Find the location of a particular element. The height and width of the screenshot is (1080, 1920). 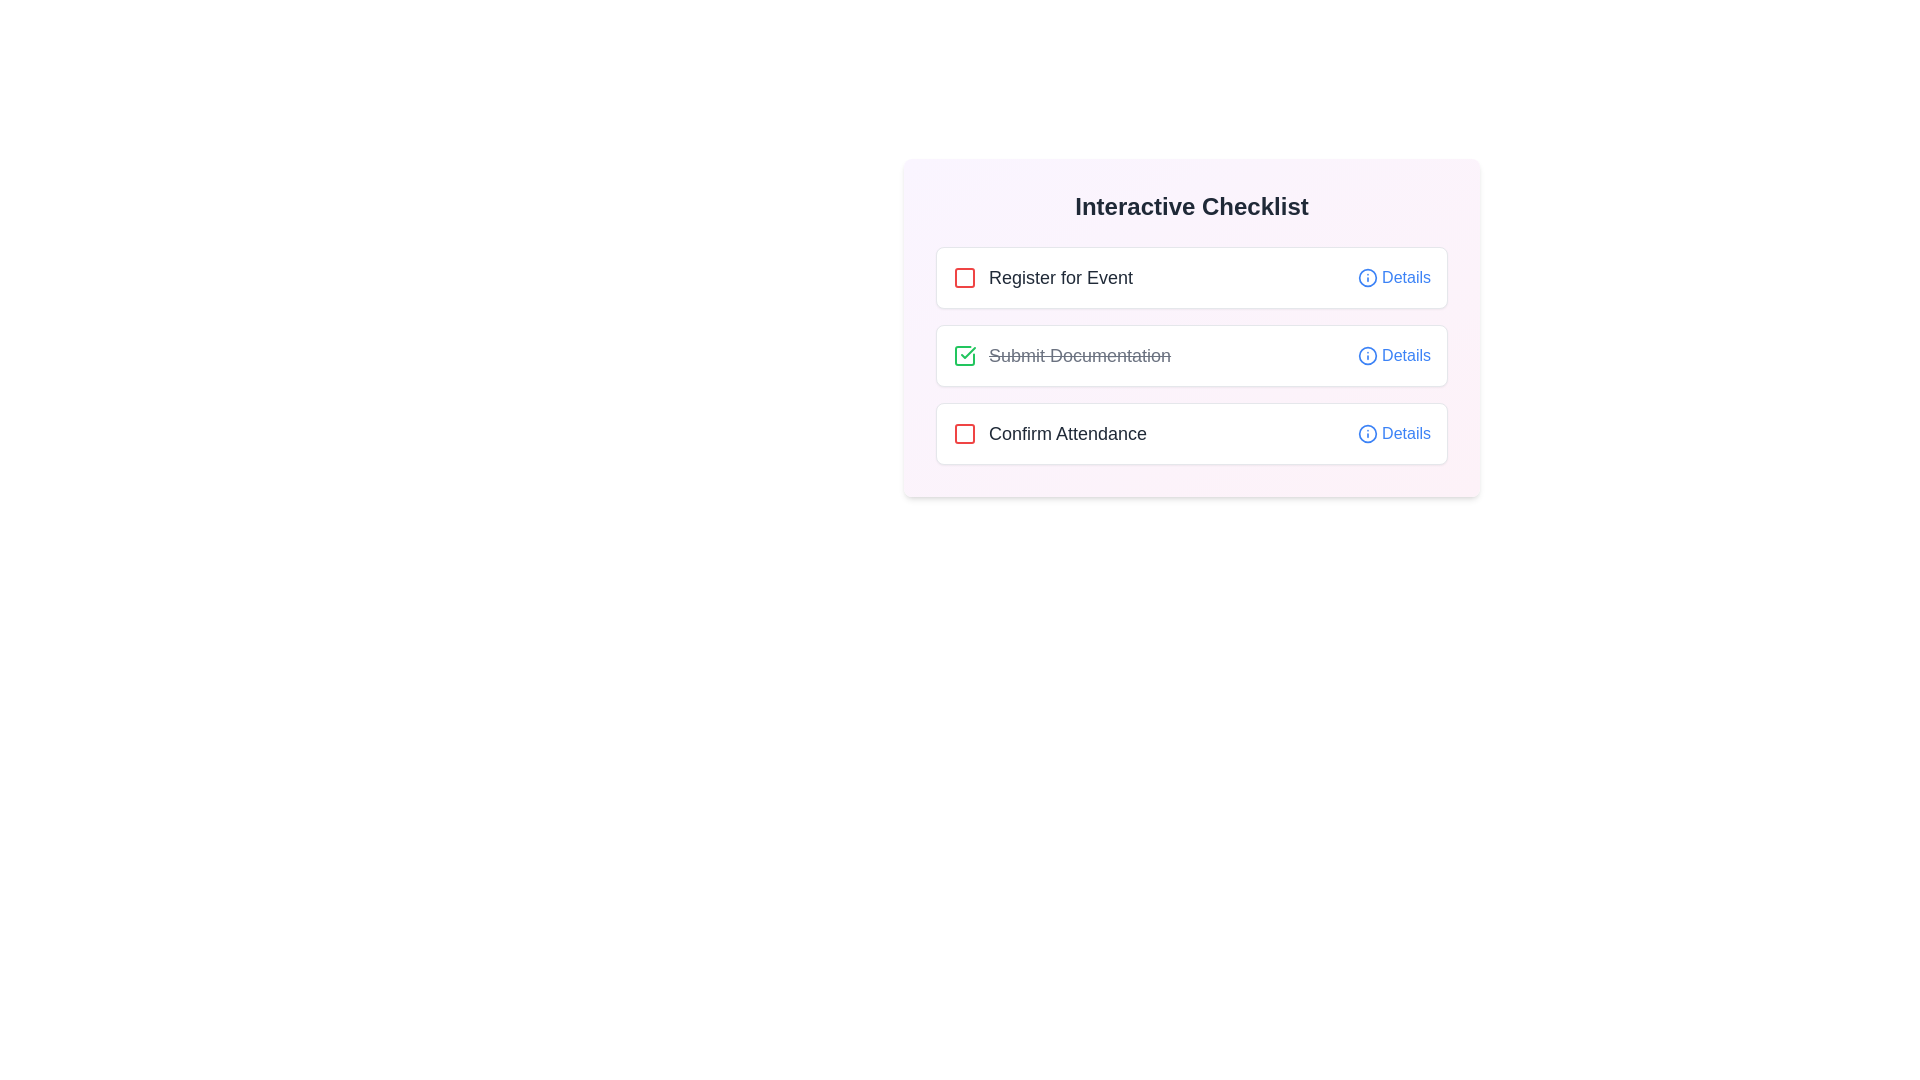

the text label indicating a completed task in the checklist for submitting documentation, which is the second item in the vertical layout is located at coordinates (1061, 354).